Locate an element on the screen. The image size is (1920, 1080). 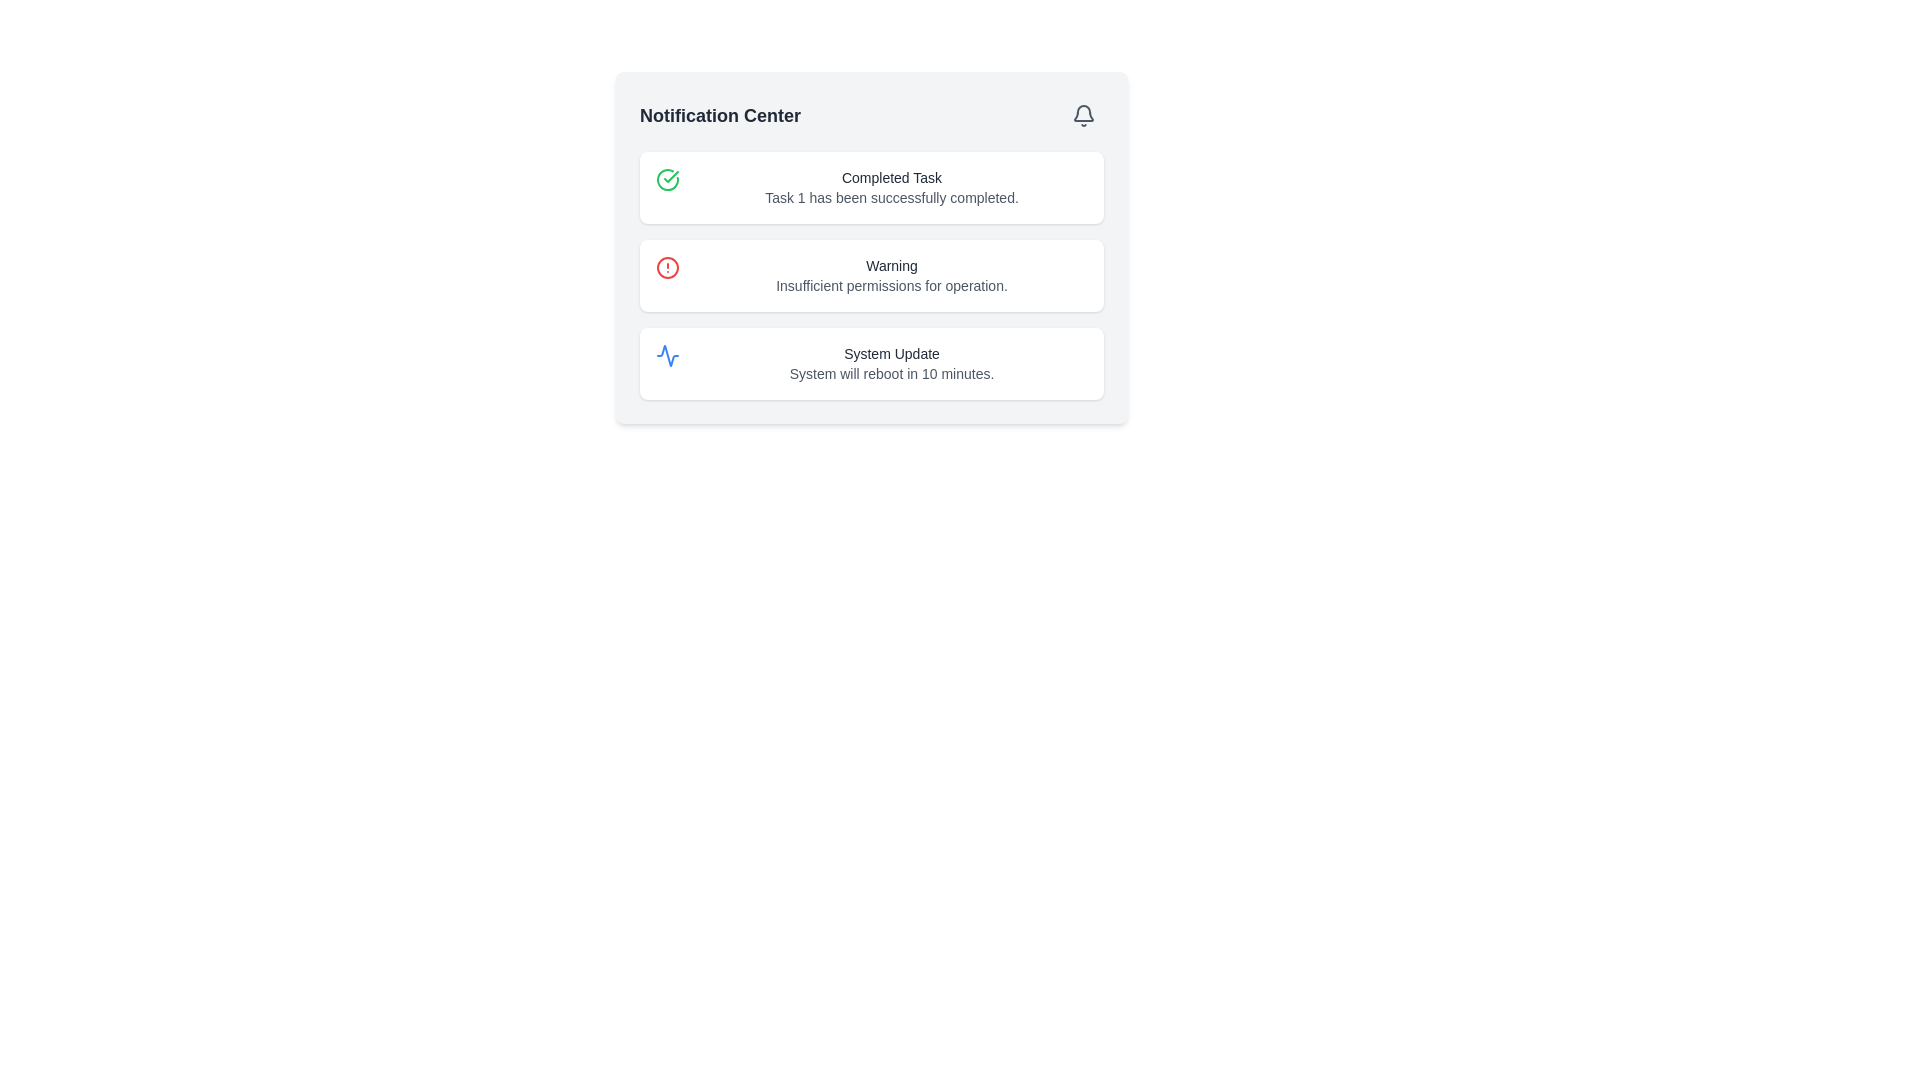
the SVG circle element that signifies a warning within the second notification card in the notification center is located at coordinates (667, 266).